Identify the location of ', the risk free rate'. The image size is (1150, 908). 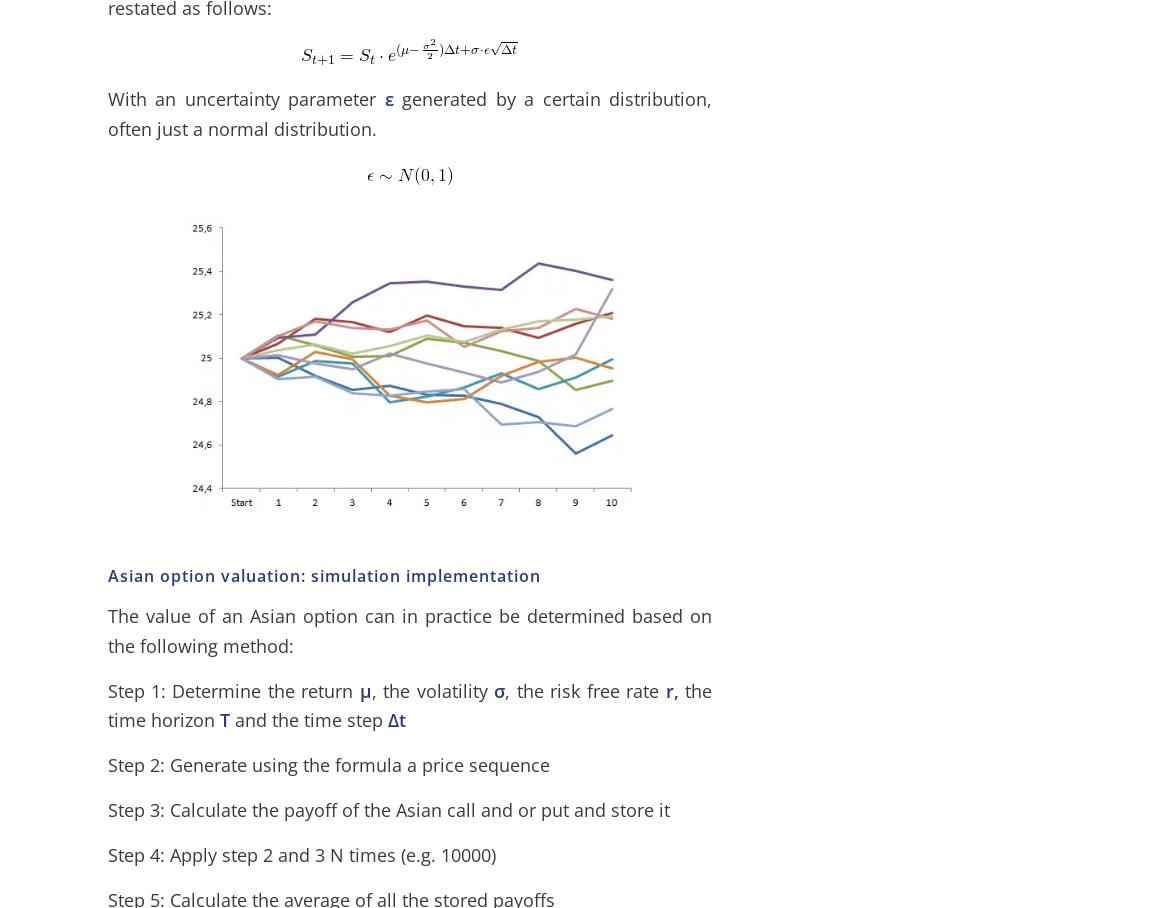
(581, 688).